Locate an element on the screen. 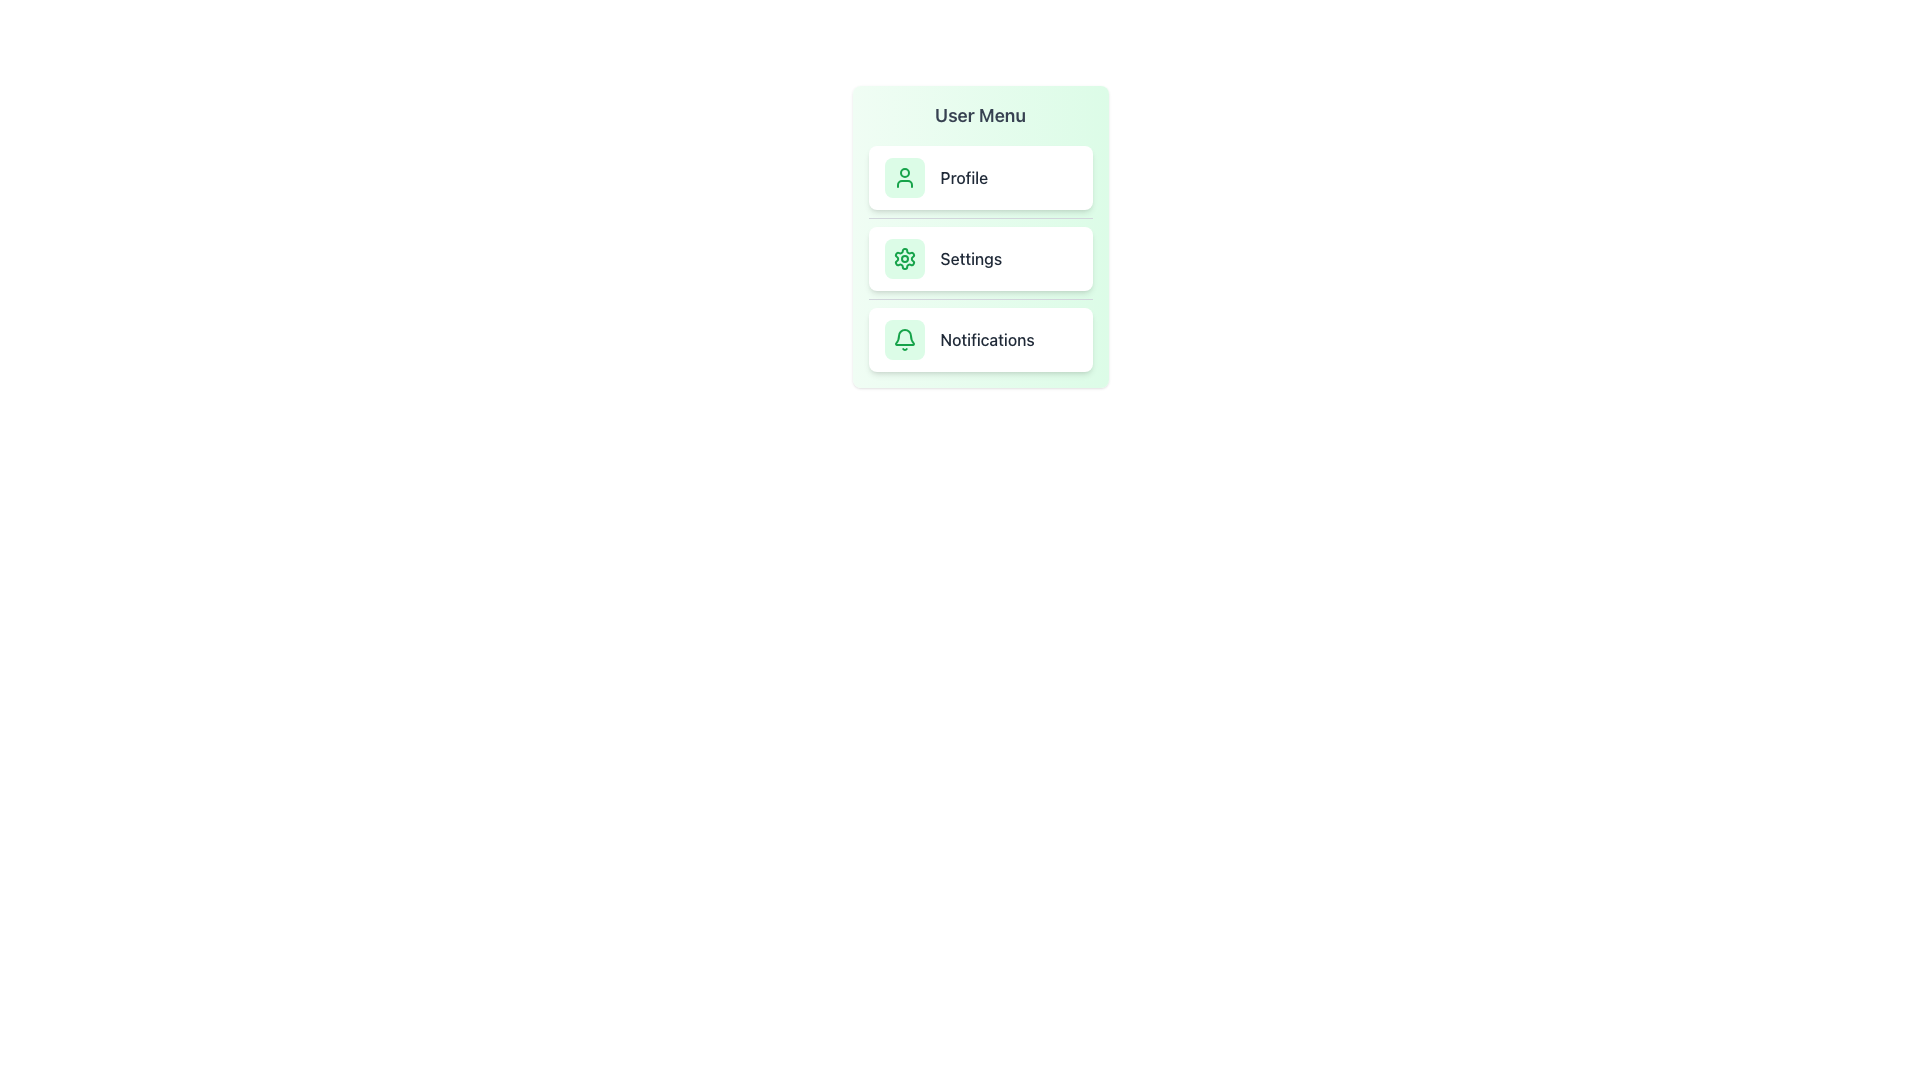  the horizontal Separator line that visually divides the Profile section and the Settings section in the user menu is located at coordinates (980, 218).